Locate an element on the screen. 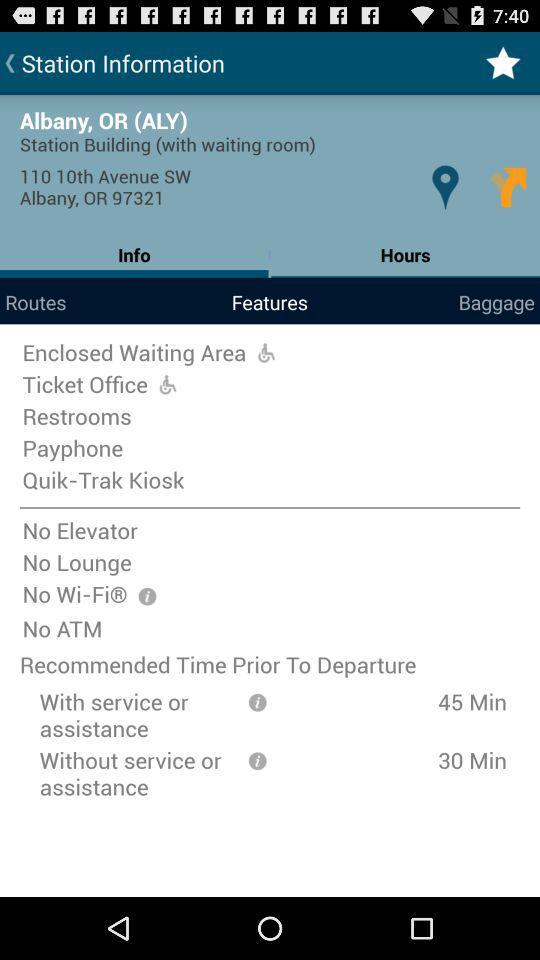 This screenshot has width=540, height=960. info is located at coordinates (257, 758).